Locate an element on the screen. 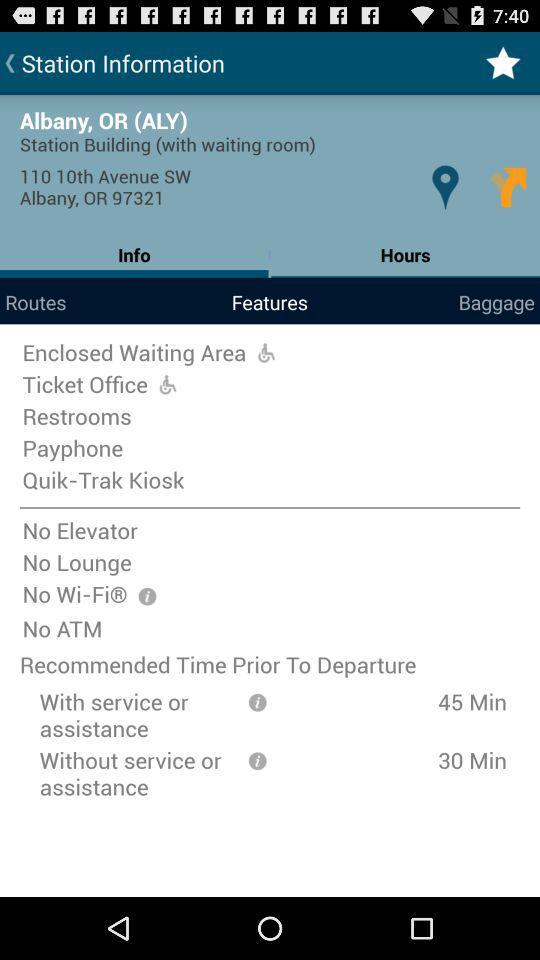 This screenshot has width=540, height=960. info is located at coordinates (257, 758).